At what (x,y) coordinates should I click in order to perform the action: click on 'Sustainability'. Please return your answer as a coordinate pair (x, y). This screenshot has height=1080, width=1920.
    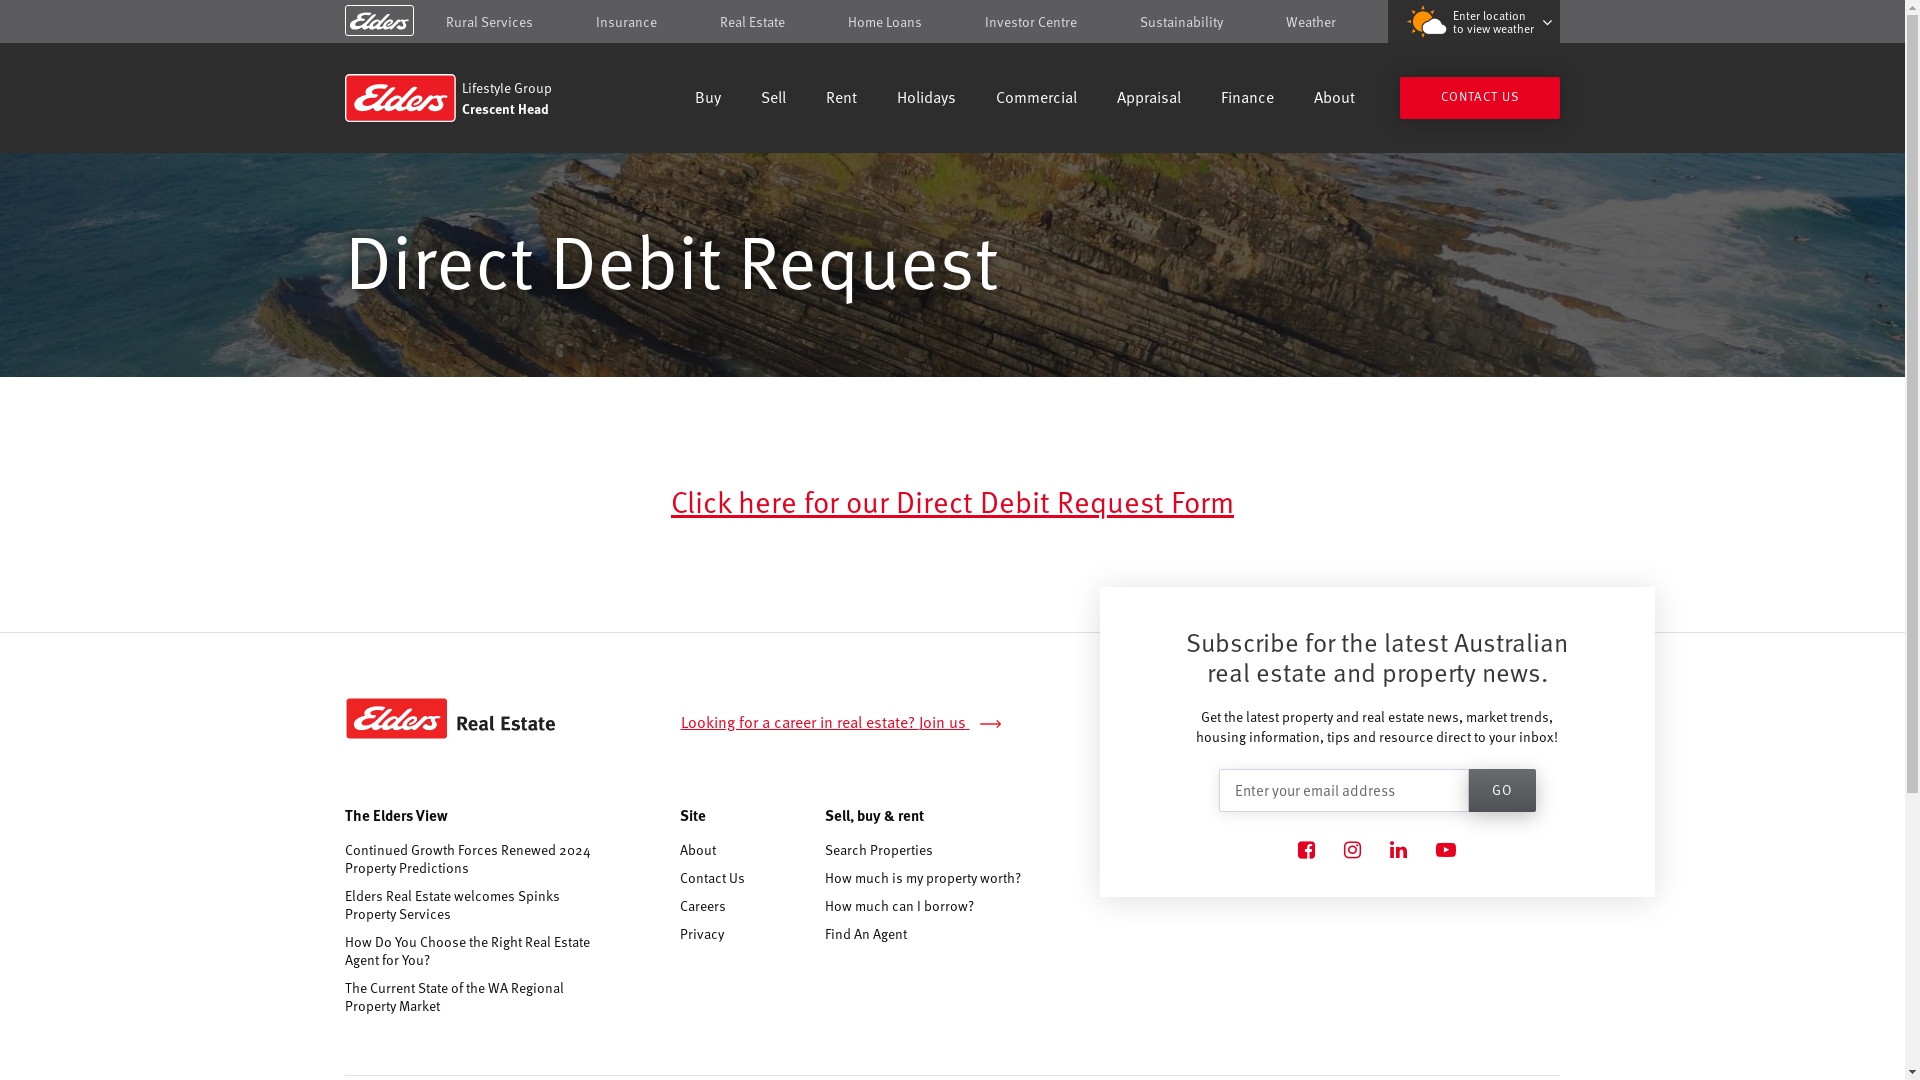
    Looking at the image, I should click on (1181, 21).